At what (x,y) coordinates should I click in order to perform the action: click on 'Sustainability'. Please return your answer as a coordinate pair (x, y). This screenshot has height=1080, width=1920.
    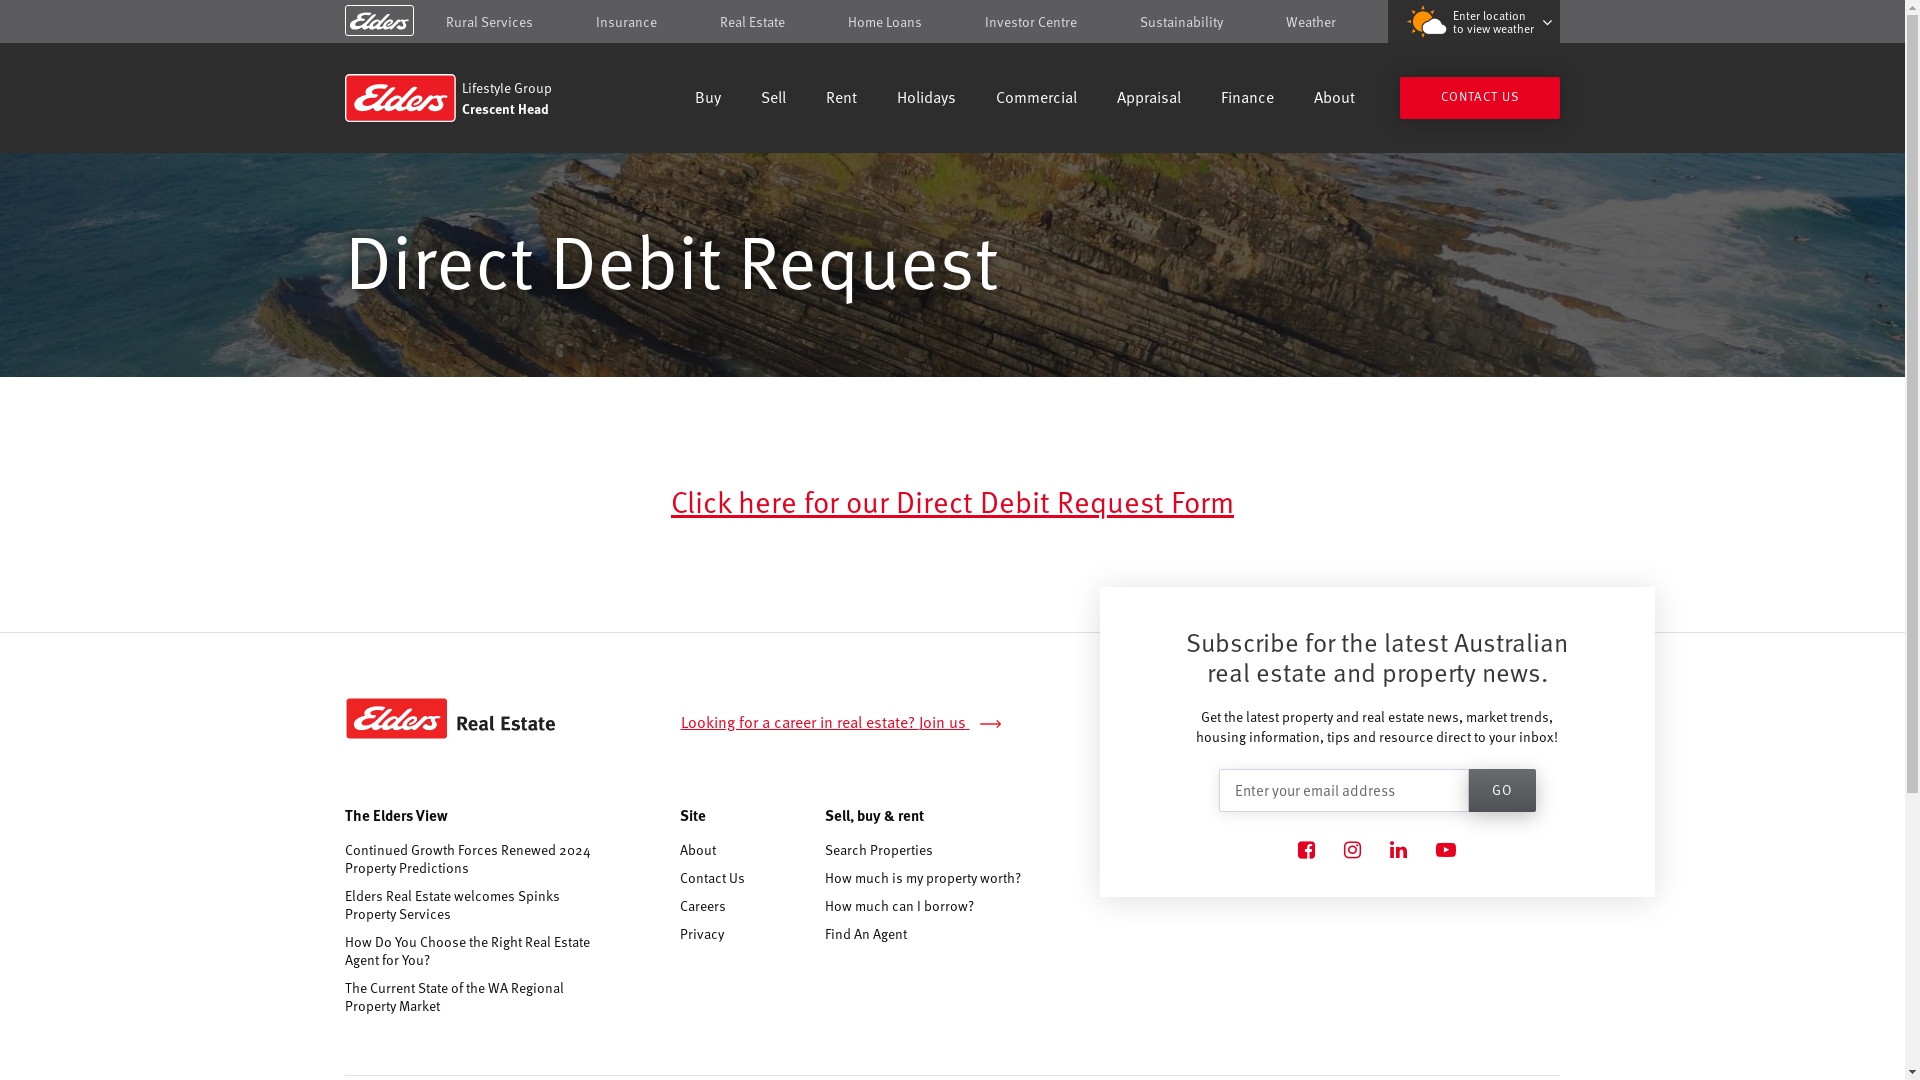
    Looking at the image, I should click on (1181, 21).